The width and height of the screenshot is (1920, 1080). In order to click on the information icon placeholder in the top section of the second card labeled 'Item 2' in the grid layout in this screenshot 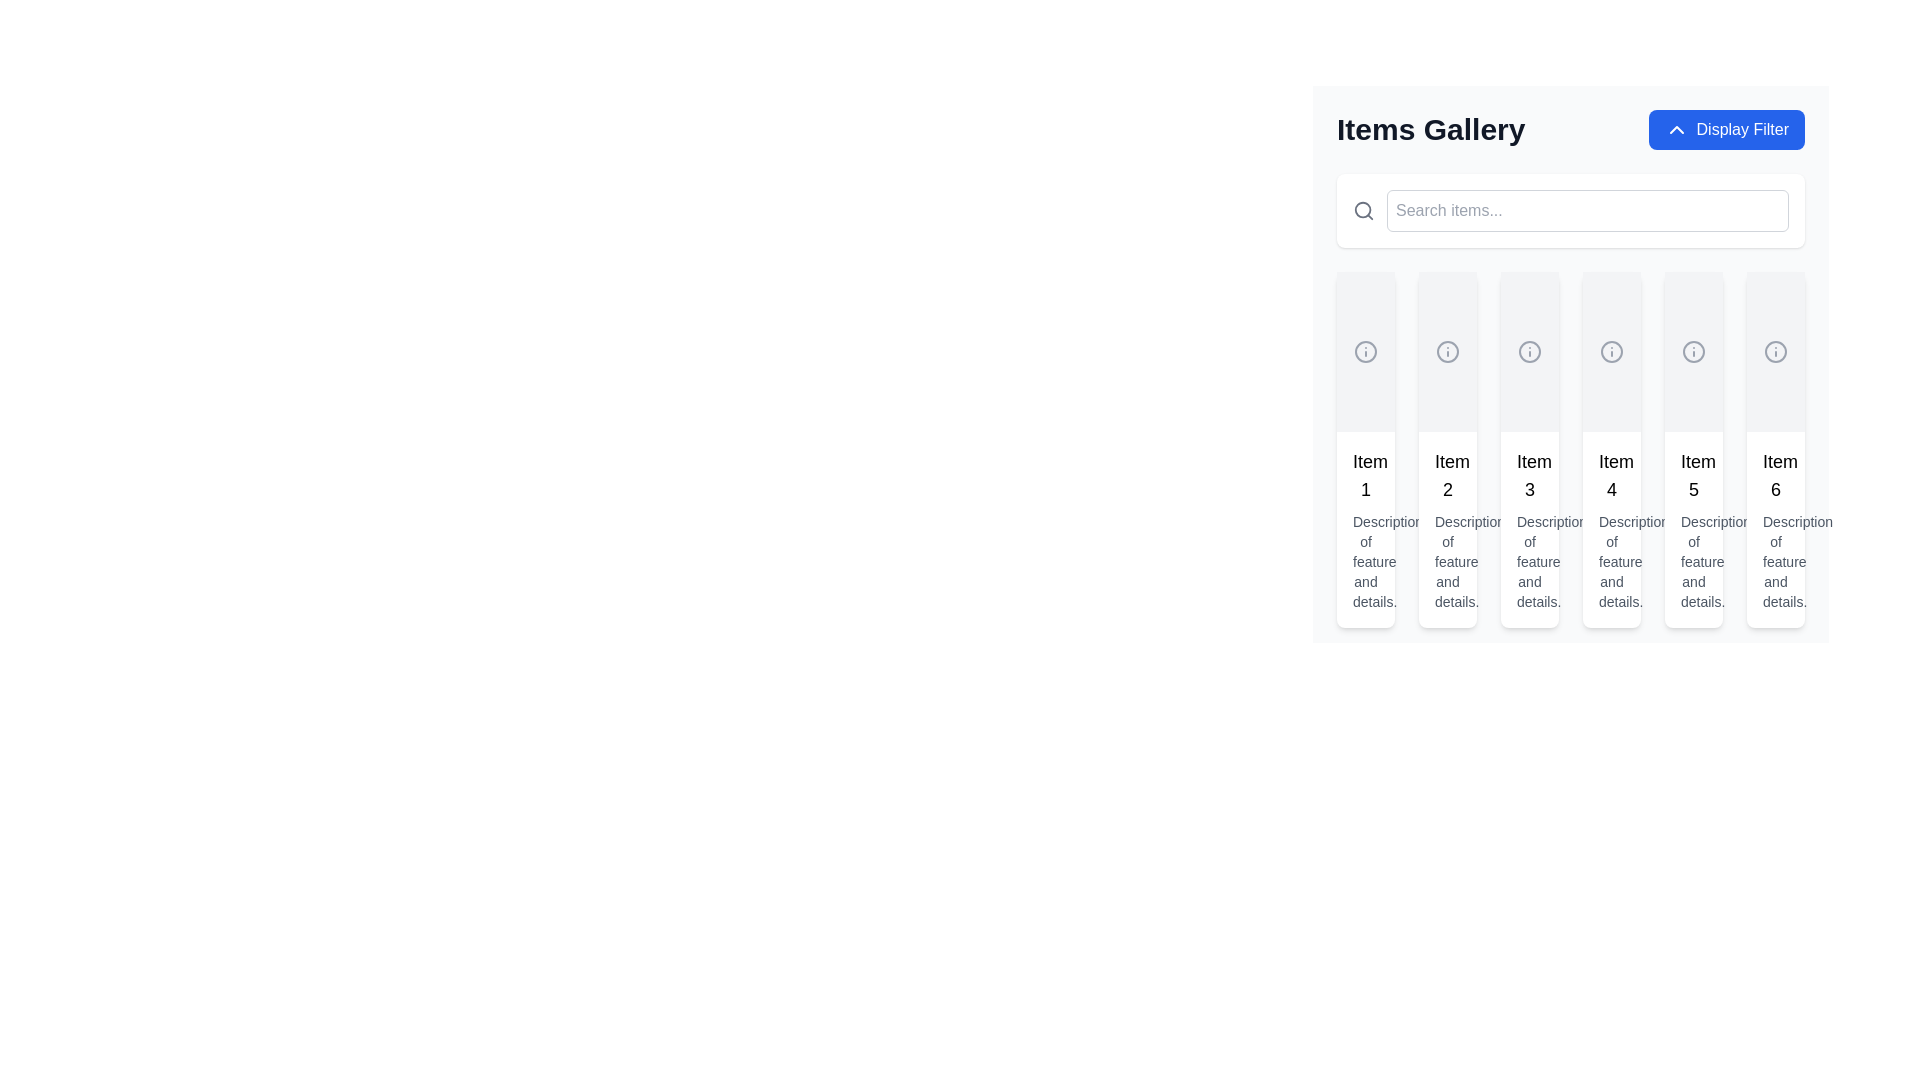, I will do `click(1448, 350)`.